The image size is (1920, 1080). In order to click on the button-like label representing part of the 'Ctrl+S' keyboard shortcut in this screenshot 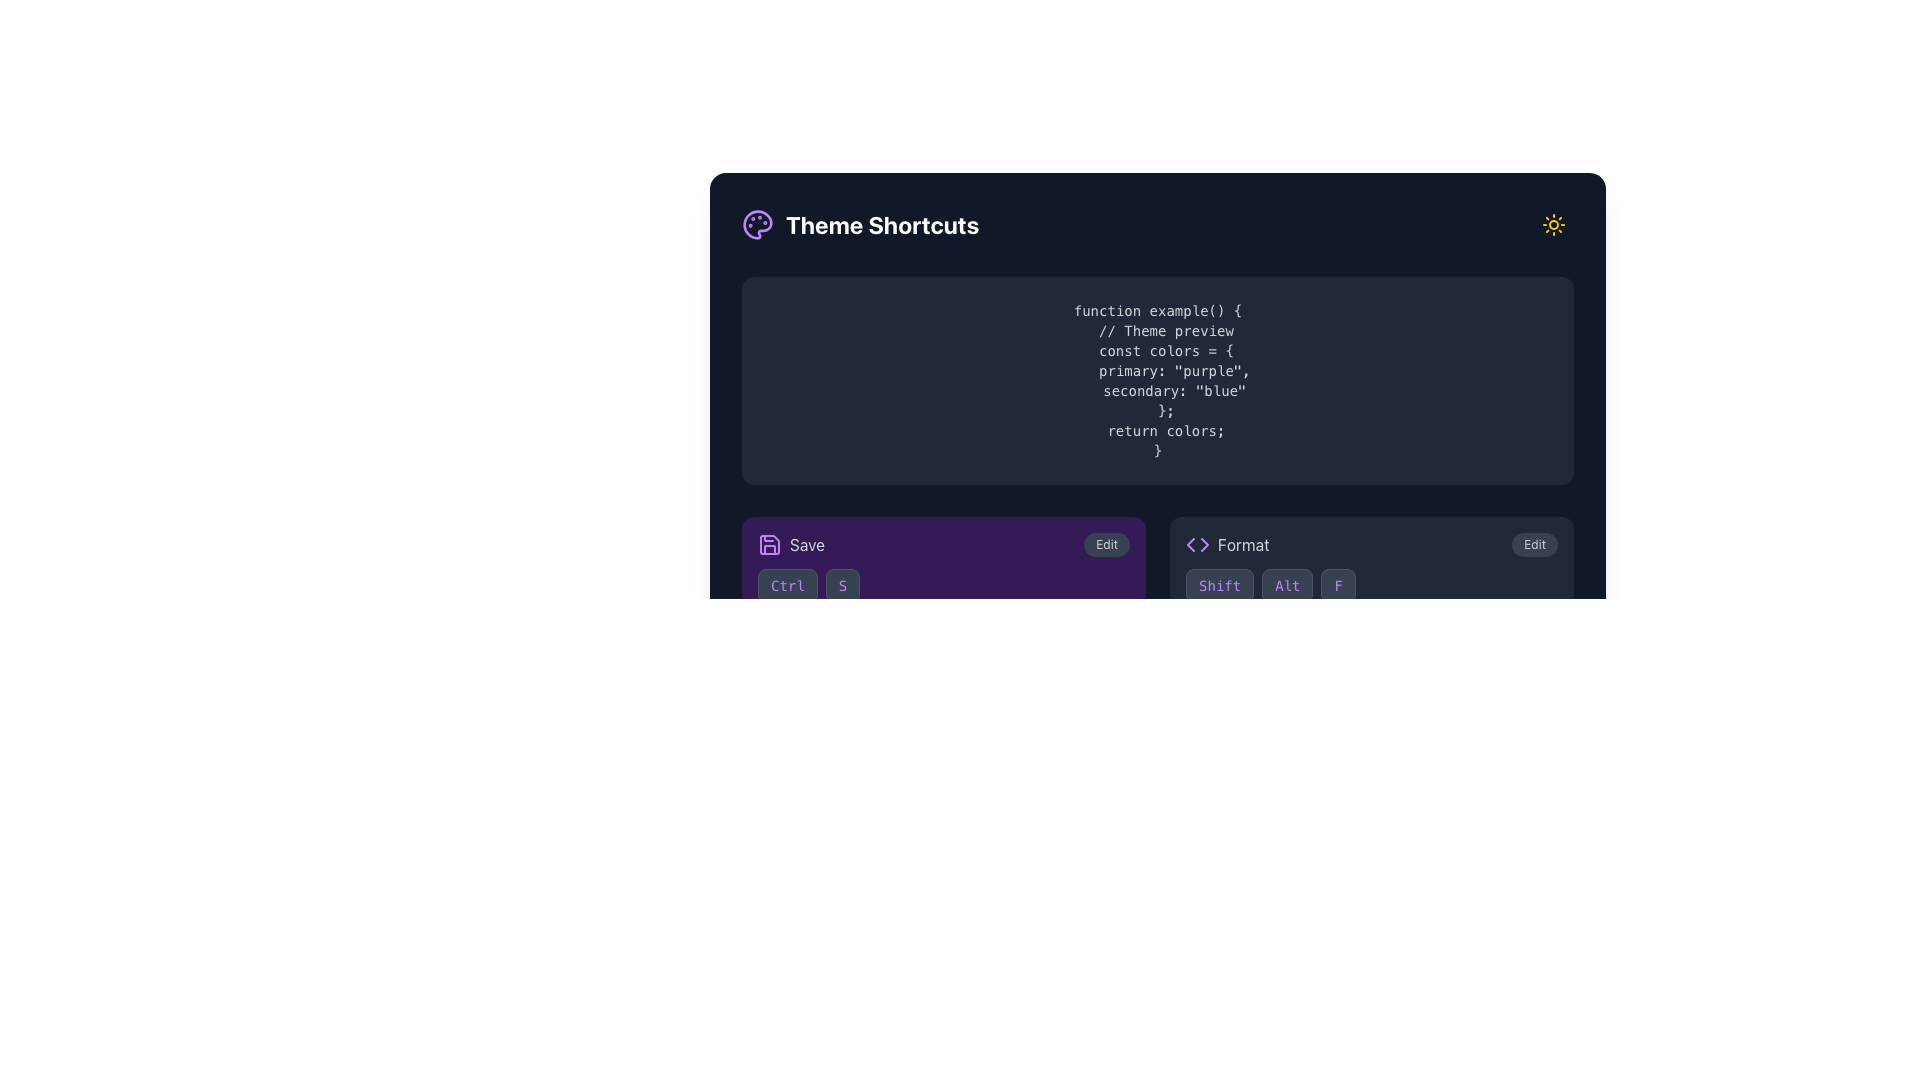, I will do `click(842, 585)`.